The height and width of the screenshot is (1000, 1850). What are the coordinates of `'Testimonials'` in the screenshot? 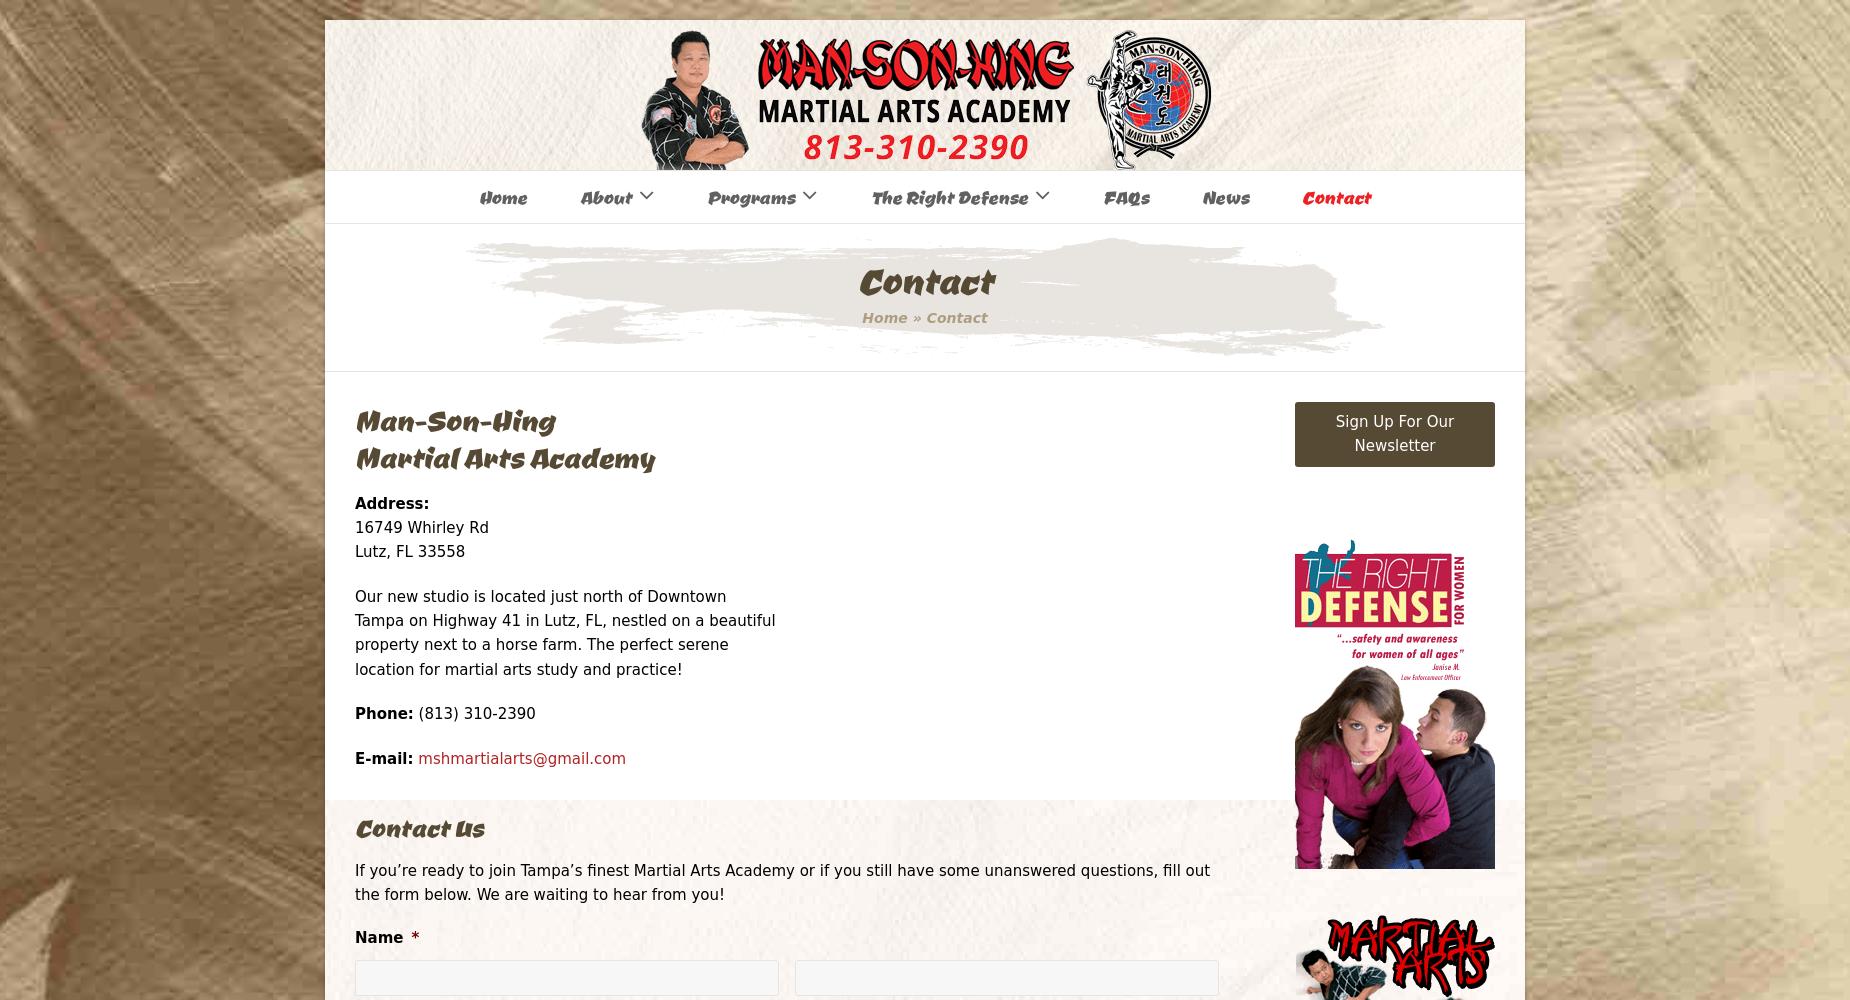 It's located at (624, 355).